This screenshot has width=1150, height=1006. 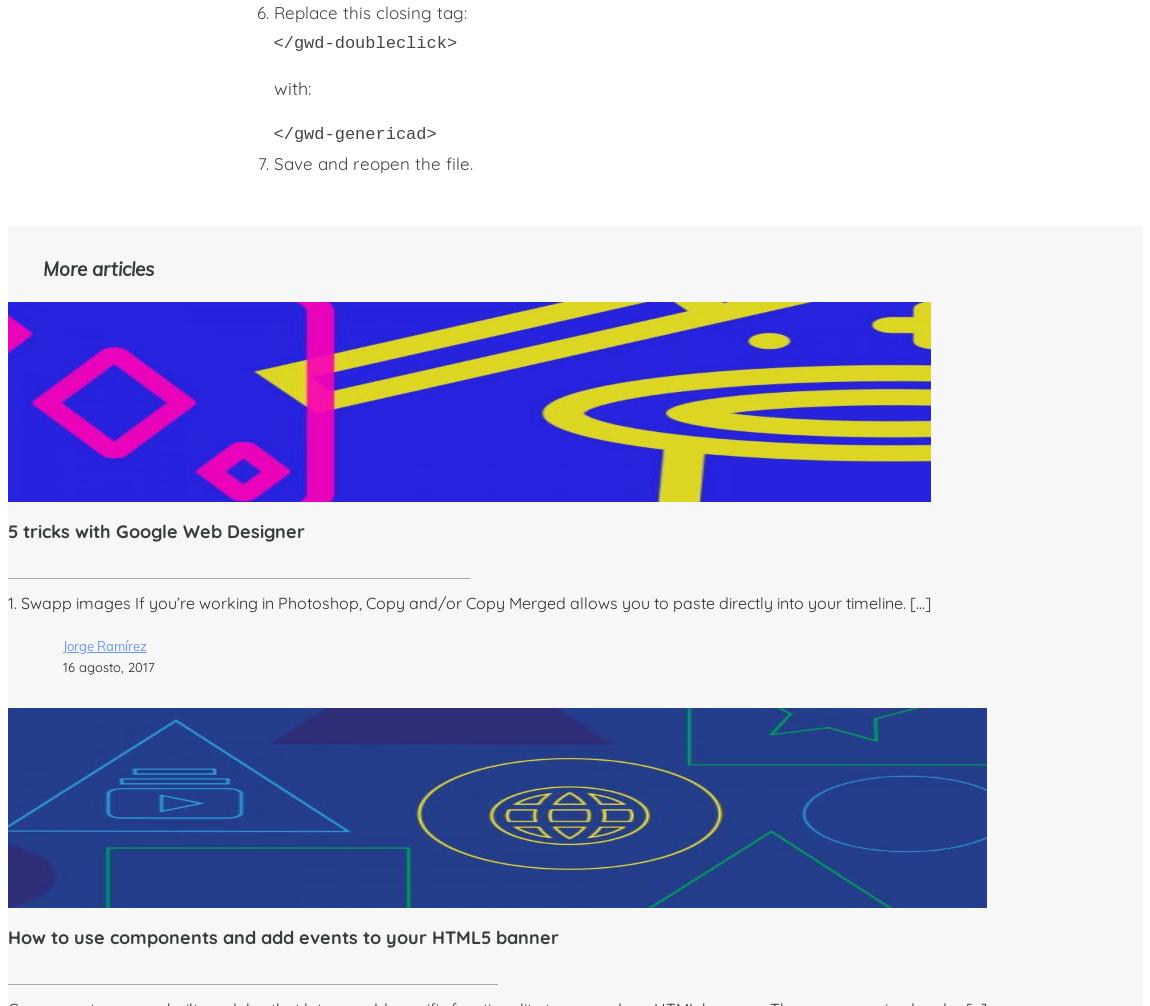 What do you see at coordinates (354, 134) in the screenshot?
I see `'</gwd-genericad>'` at bounding box center [354, 134].